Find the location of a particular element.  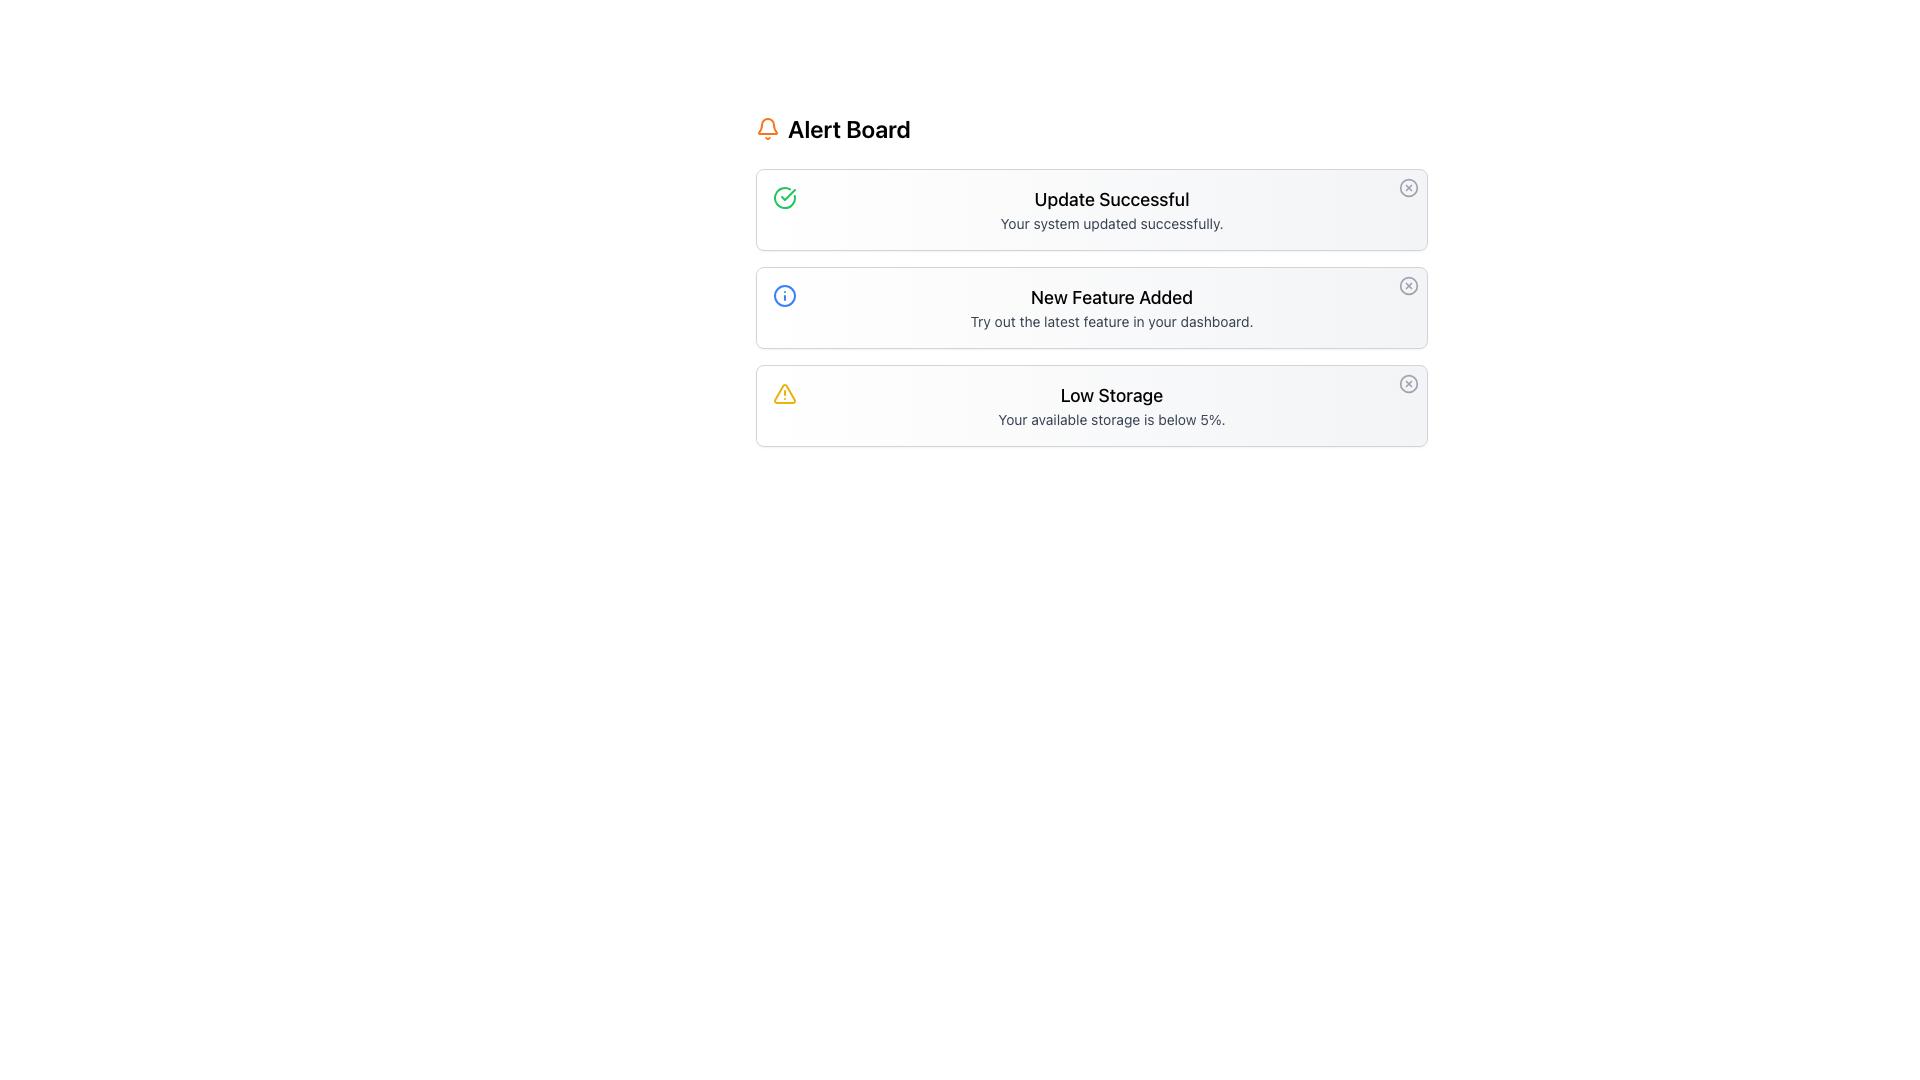

the Alert Box that provides a notification about a new feature added, positioned as the second item in a vertically stacked list of alerts is located at coordinates (1090, 308).